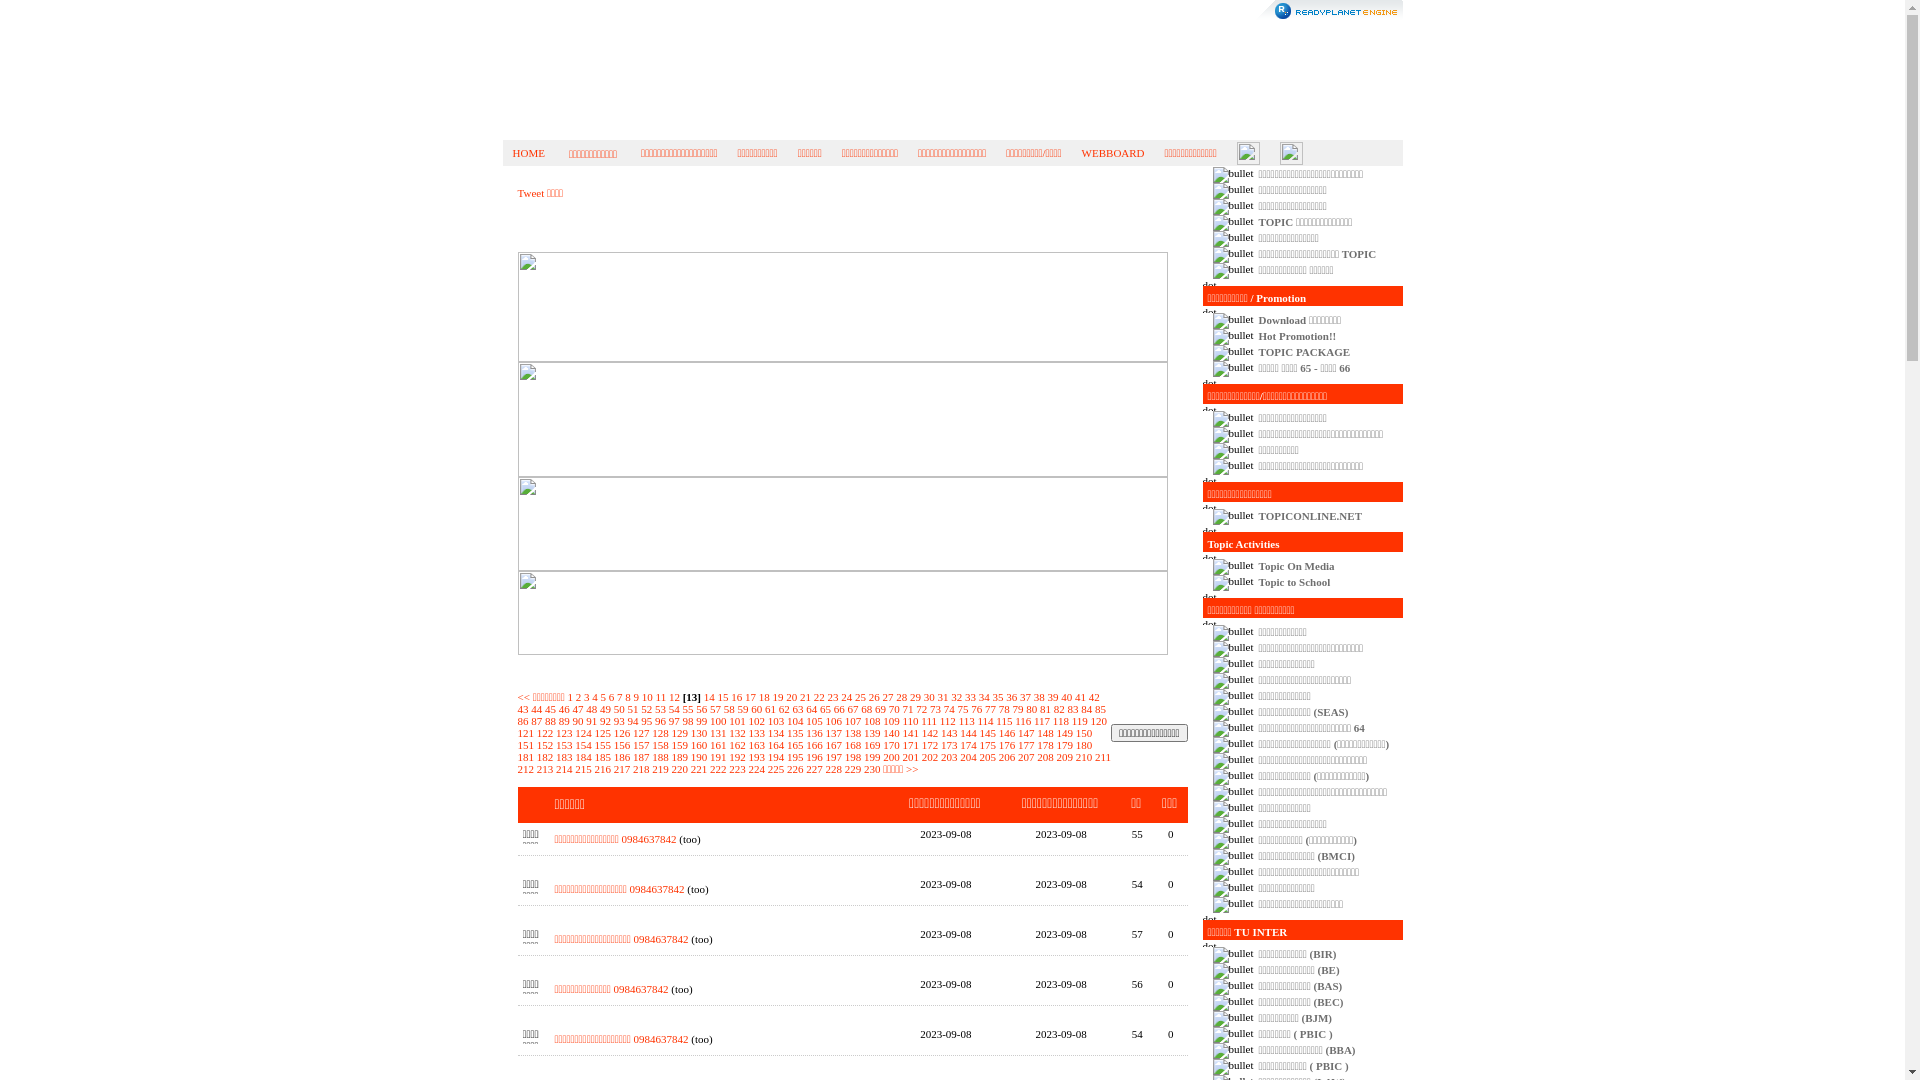 This screenshot has width=1920, height=1080. I want to click on '113', so click(966, 721).